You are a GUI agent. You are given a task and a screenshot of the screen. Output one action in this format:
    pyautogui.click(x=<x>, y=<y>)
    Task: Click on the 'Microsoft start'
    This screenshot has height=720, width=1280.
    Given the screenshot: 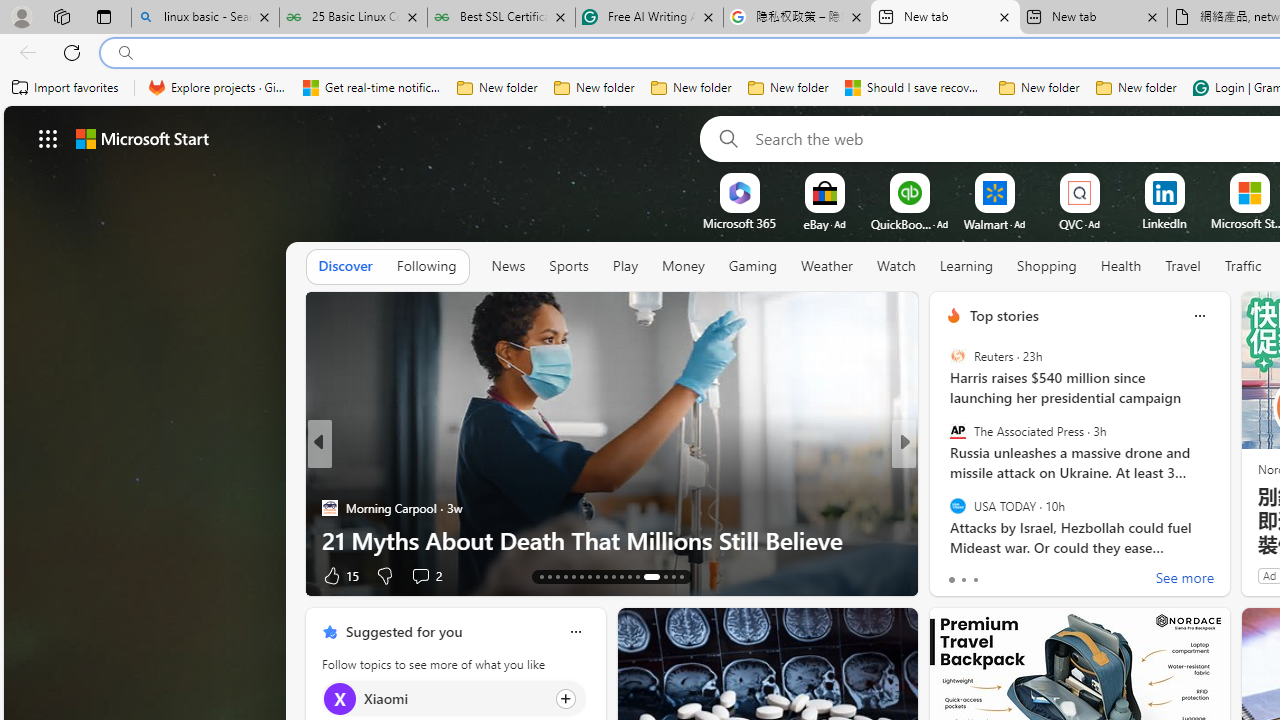 What is the action you would take?
    pyautogui.click(x=141, y=137)
    